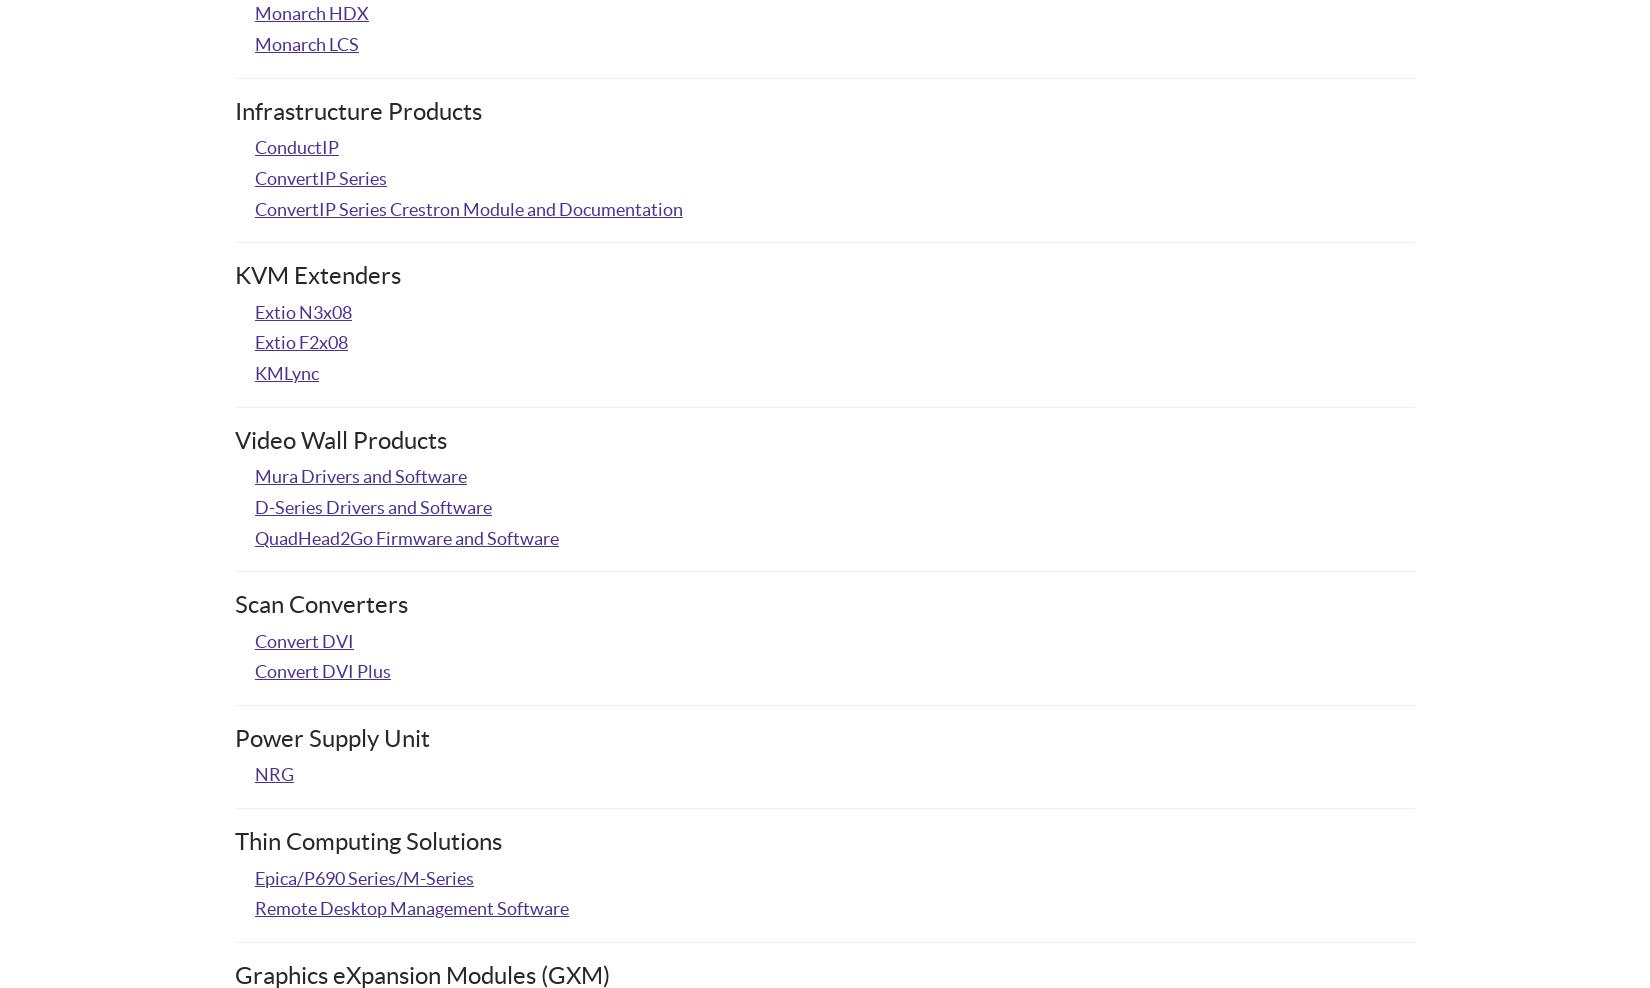  I want to click on 'KVM Extenders', so click(317, 274).